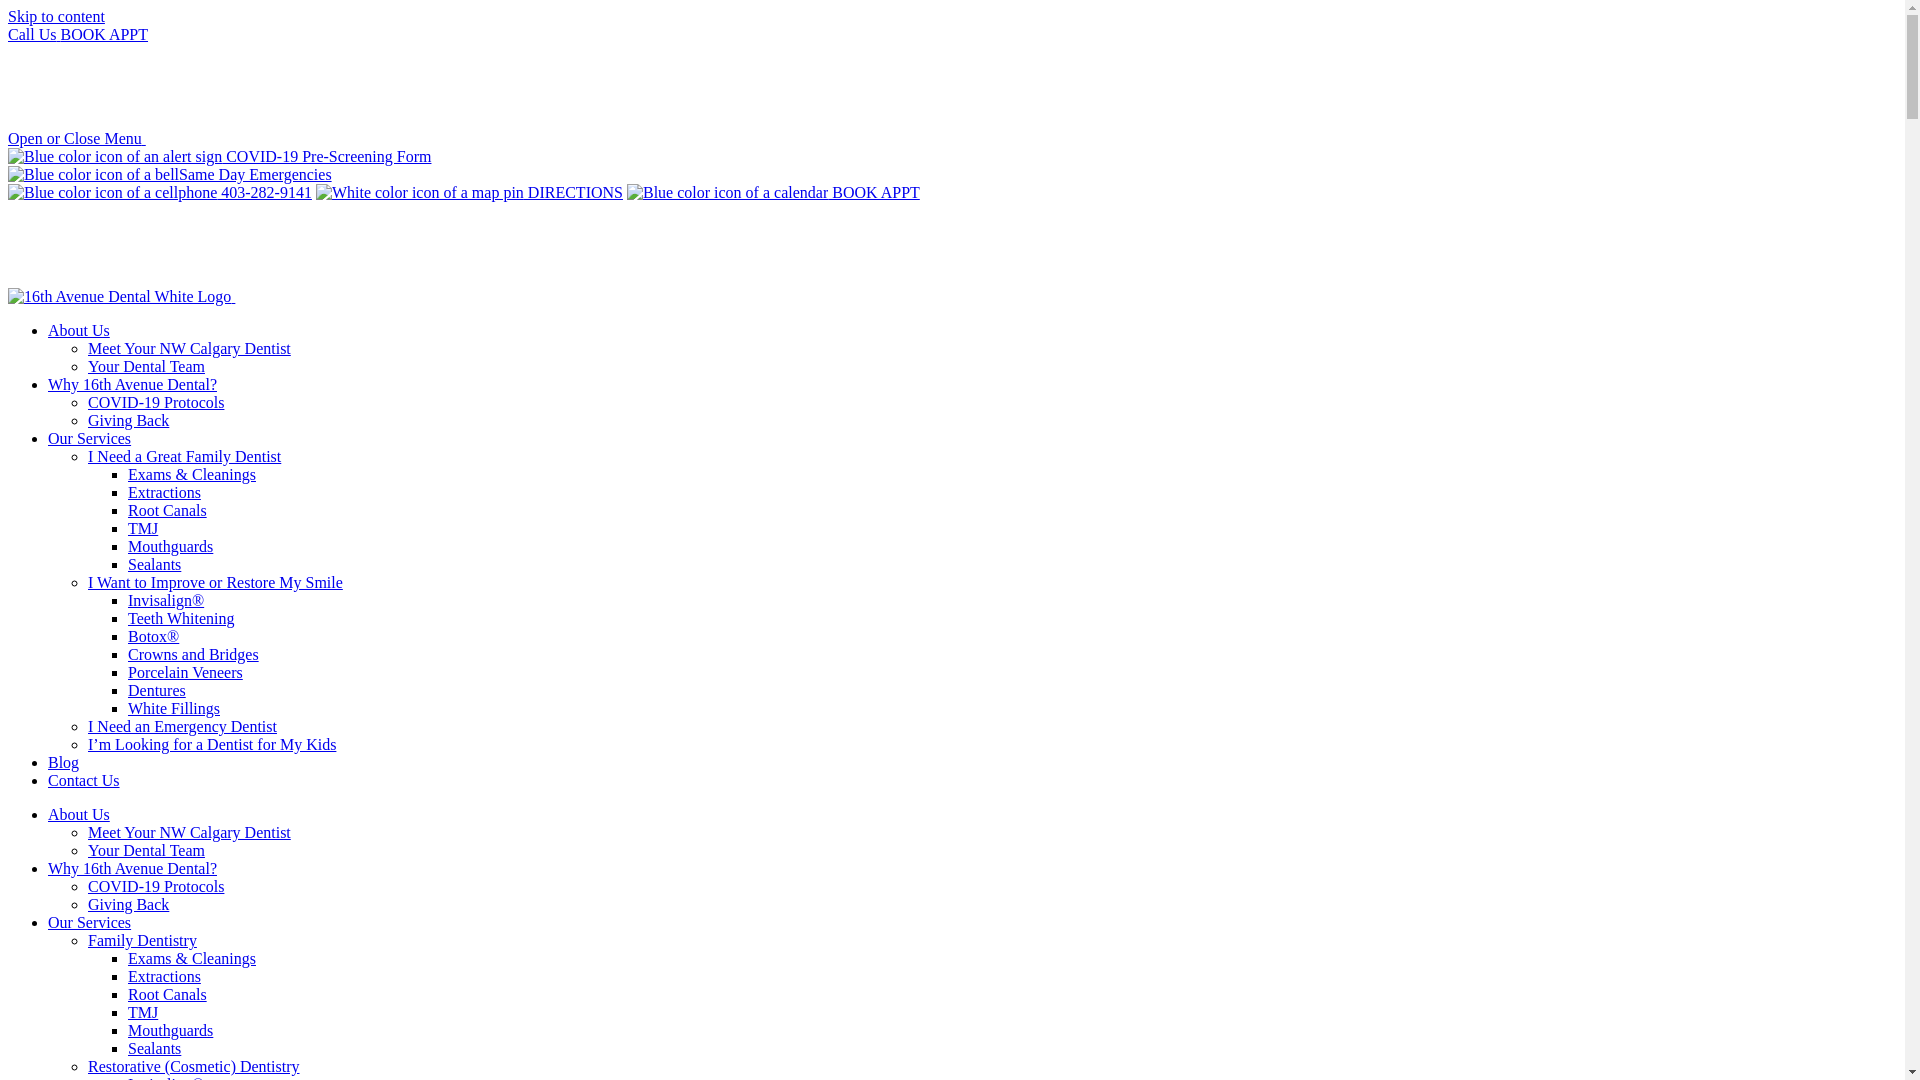 Image resolution: width=1920 pixels, height=1080 pixels. Describe the element at coordinates (82, 779) in the screenshot. I see `'Contact Us'` at that location.